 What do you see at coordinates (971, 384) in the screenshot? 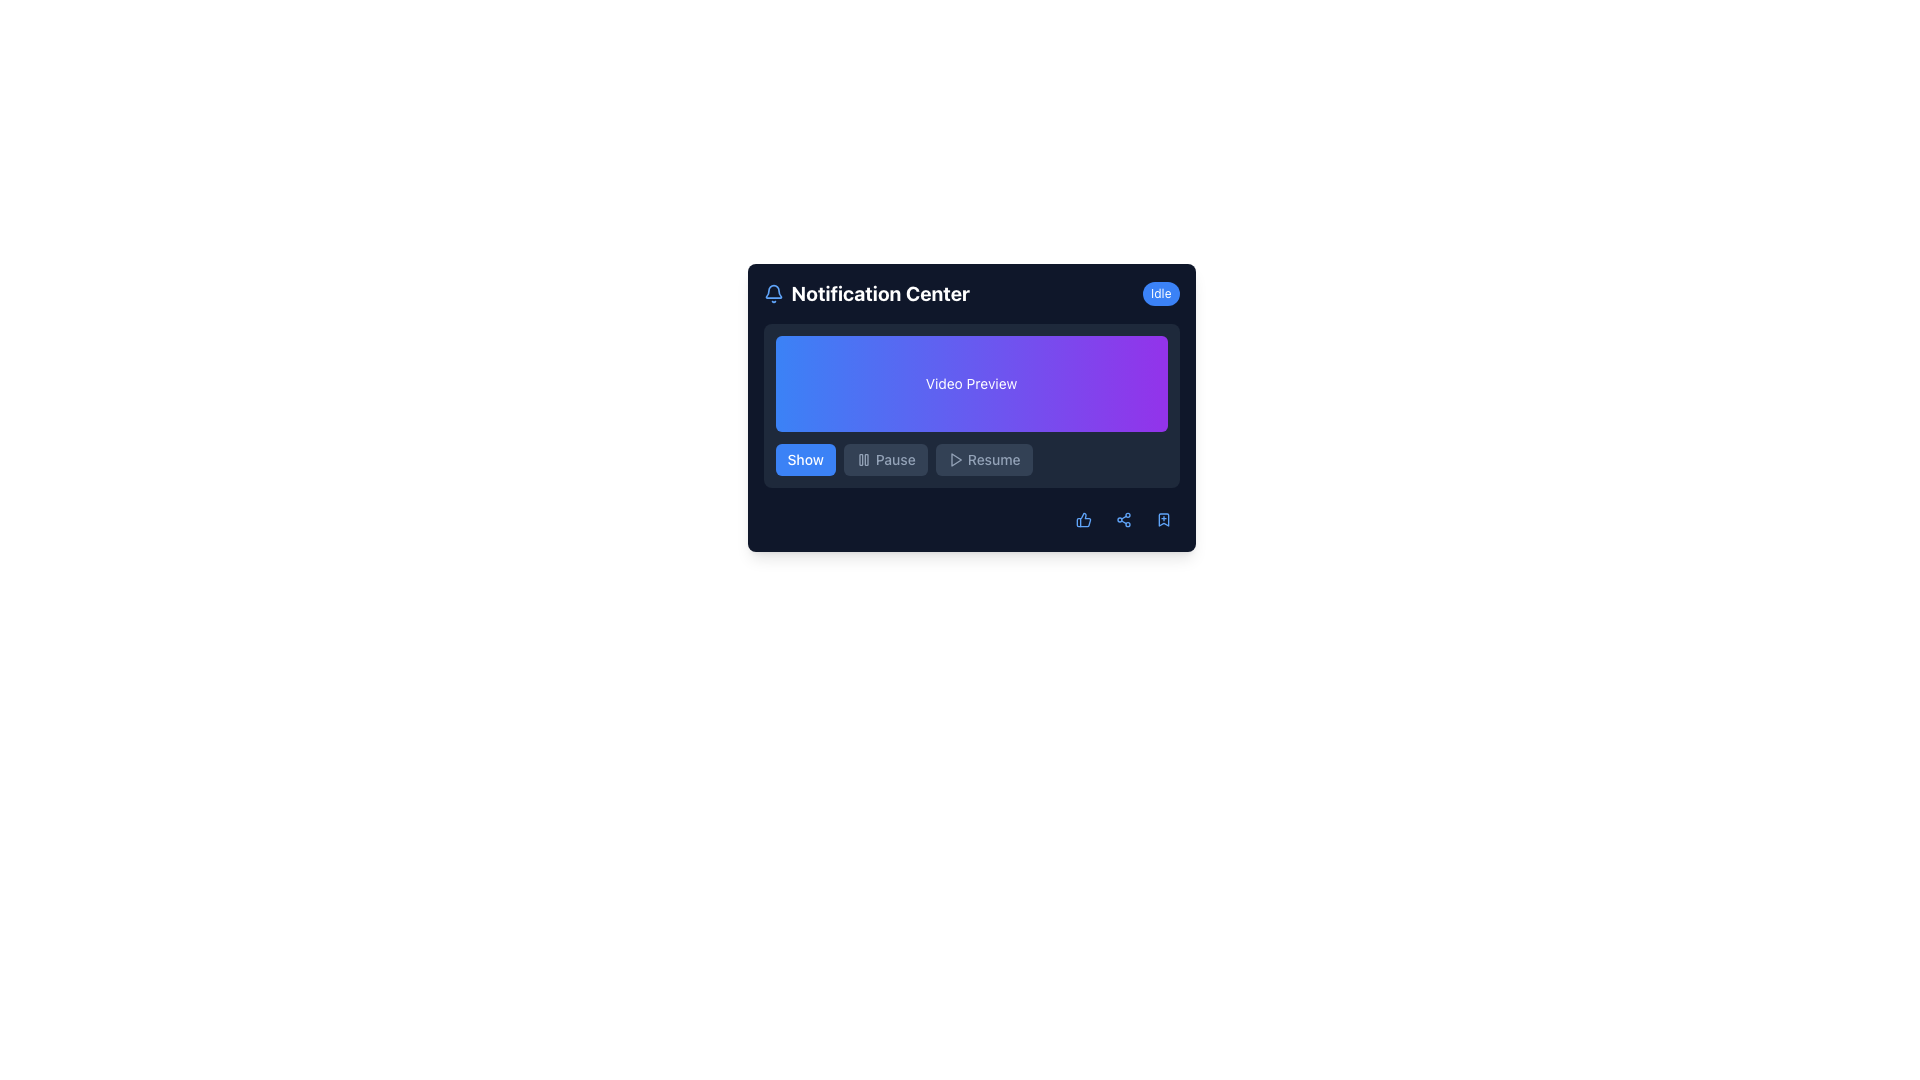
I see `the 'Video Preview' text label, which is displayed in white text on a gradient background transitioning from blue to purple, located in the upper-middle part of the interface` at bounding box center [971, 384].